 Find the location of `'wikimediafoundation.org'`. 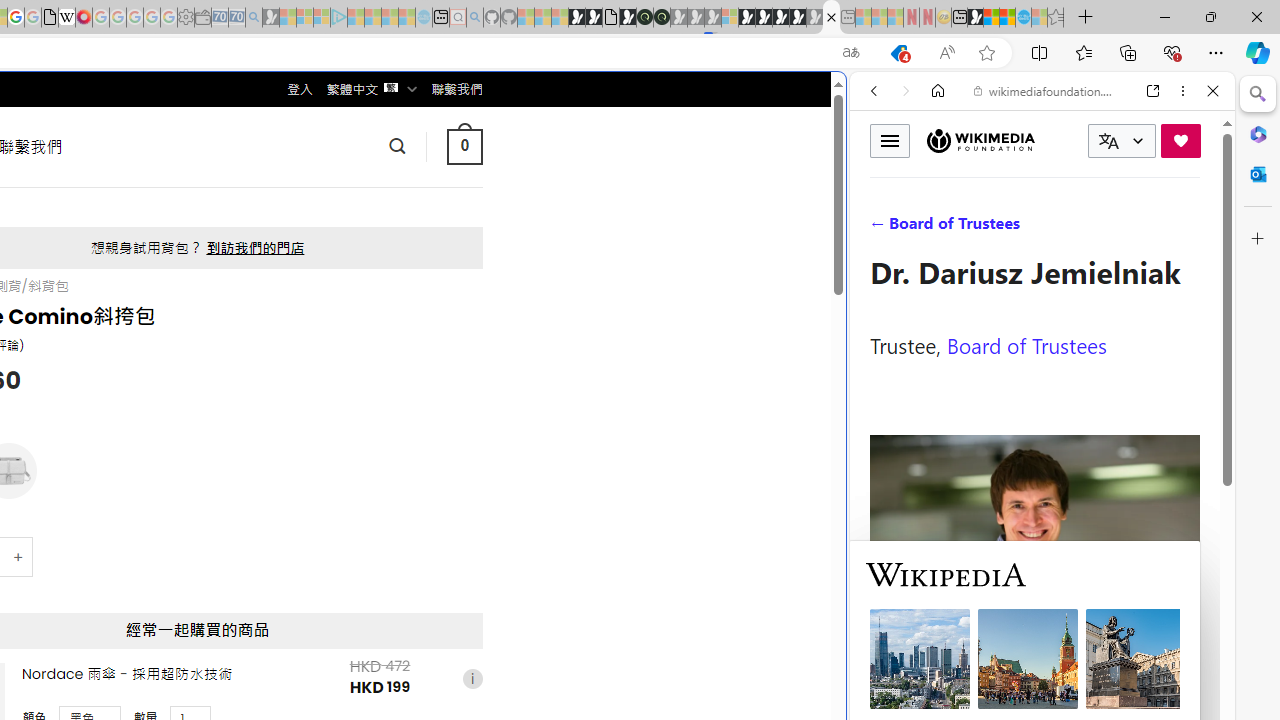

'wikimediafoundation.org' is located at coordinates (1045, 91).